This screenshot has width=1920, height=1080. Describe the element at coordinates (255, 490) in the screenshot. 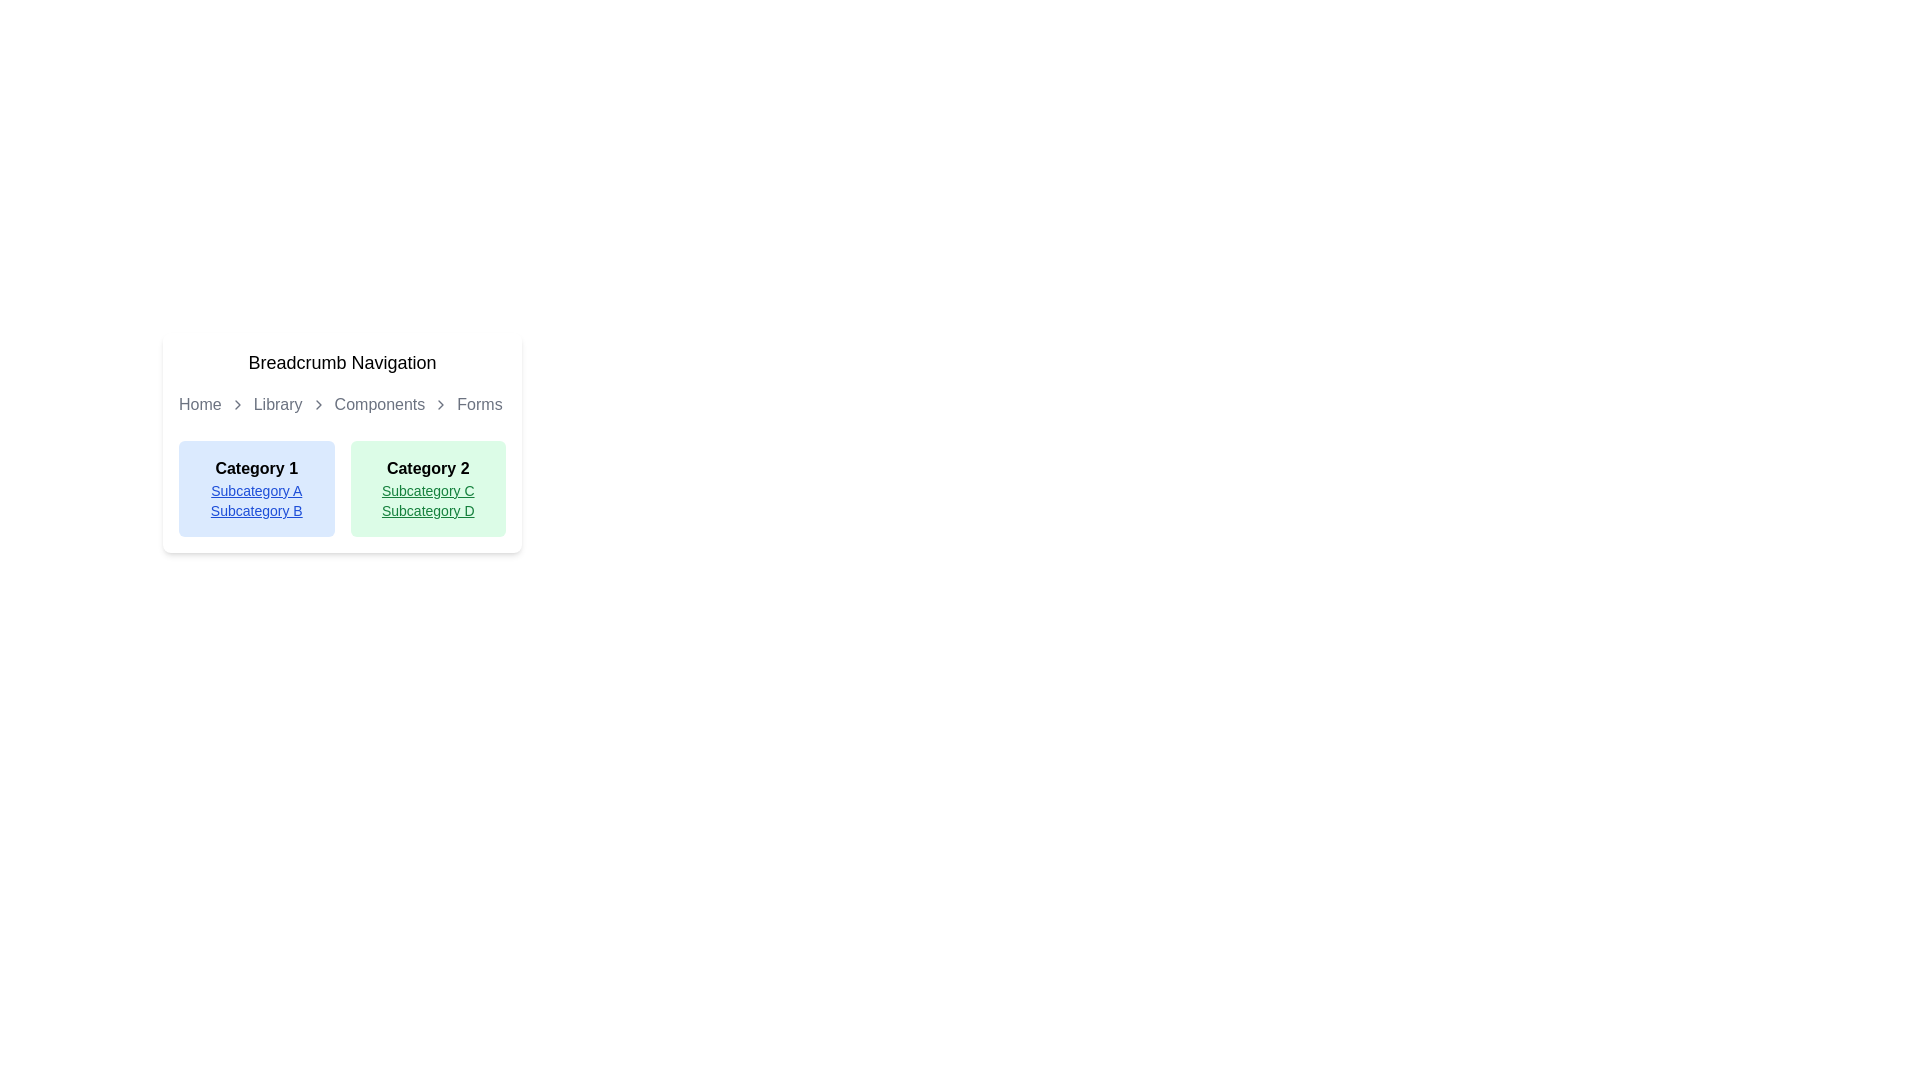

I see `the text link labeled 'Subcategory A', which is styled in a small blue font and underlined, indicating it is an actionable item` at that location.